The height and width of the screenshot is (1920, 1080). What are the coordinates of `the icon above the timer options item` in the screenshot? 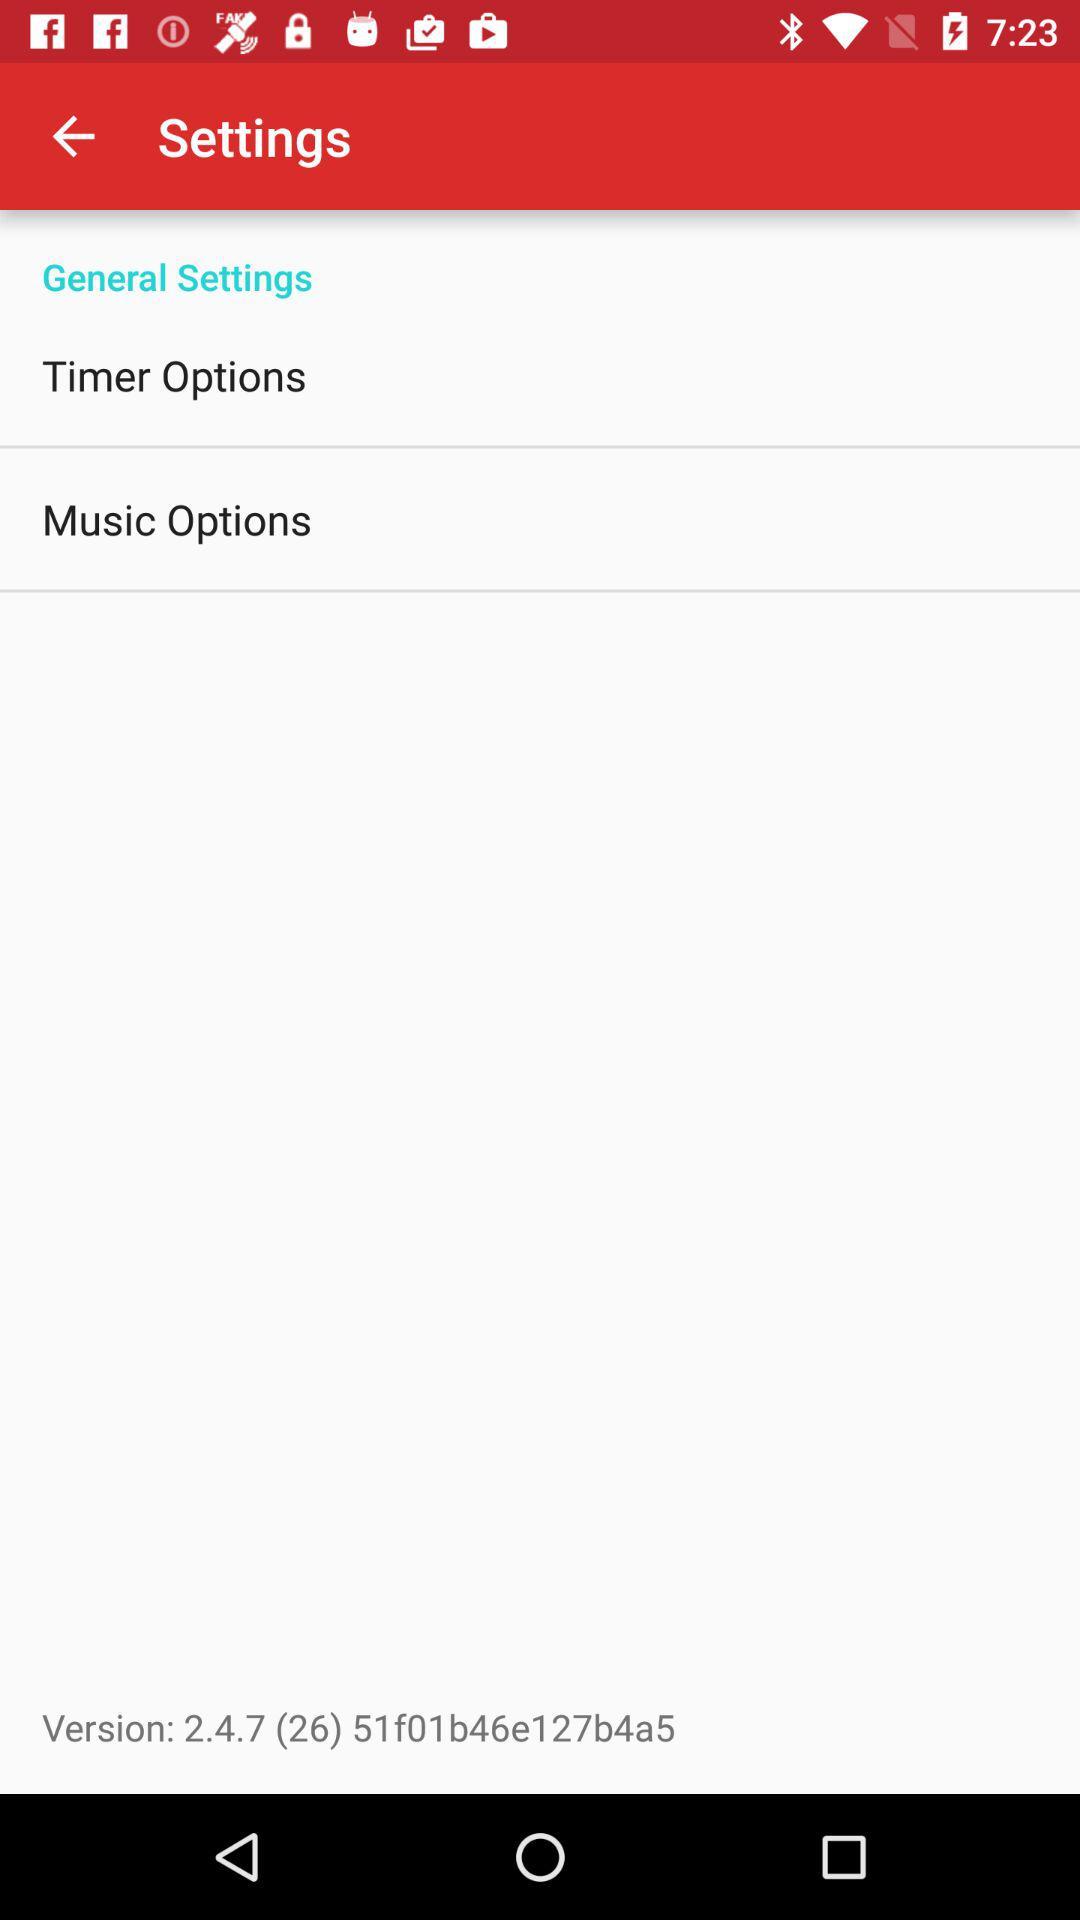 It's located at (540, 254).